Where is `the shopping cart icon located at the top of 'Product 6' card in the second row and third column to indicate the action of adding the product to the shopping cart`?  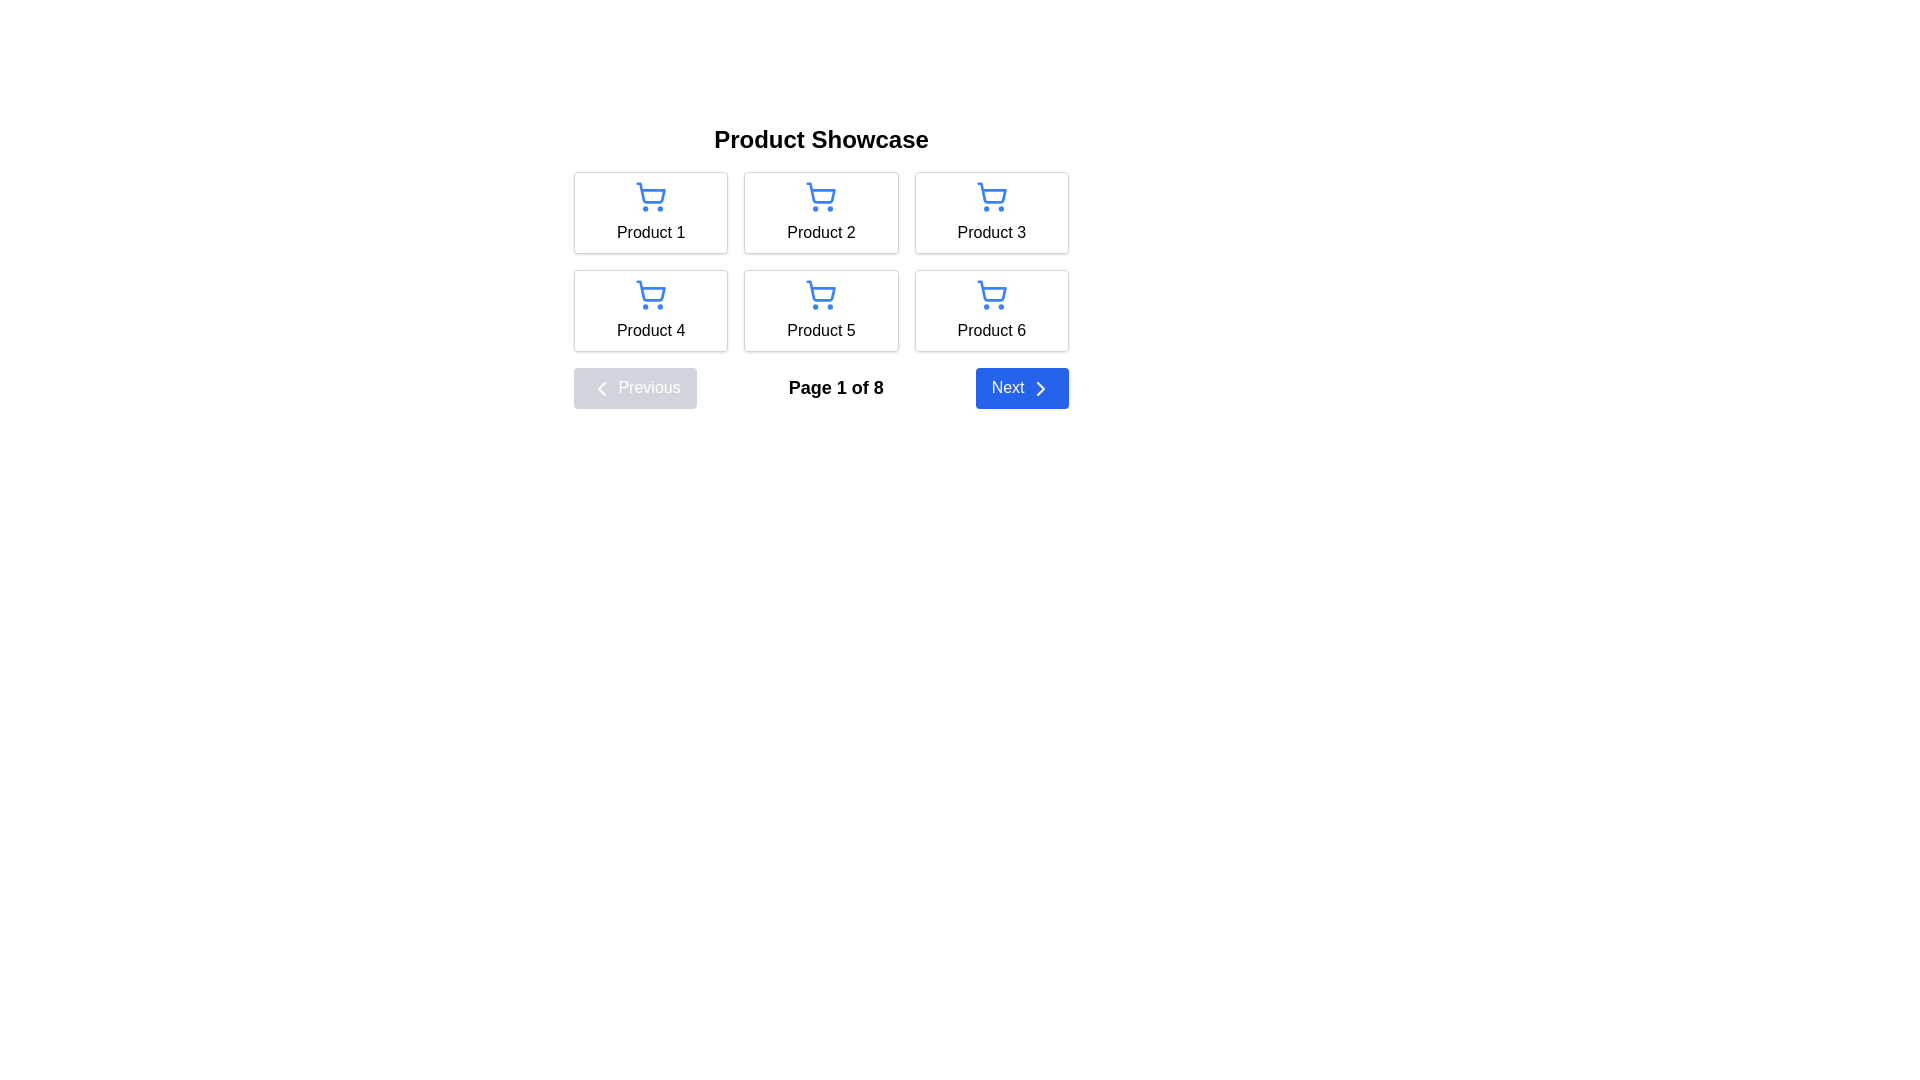
the shopping cart icon located at the top of 'Product 6' card in the second row and third column to indicate the action of adding the product to the shopping cart is located at coordinates (991, 294).